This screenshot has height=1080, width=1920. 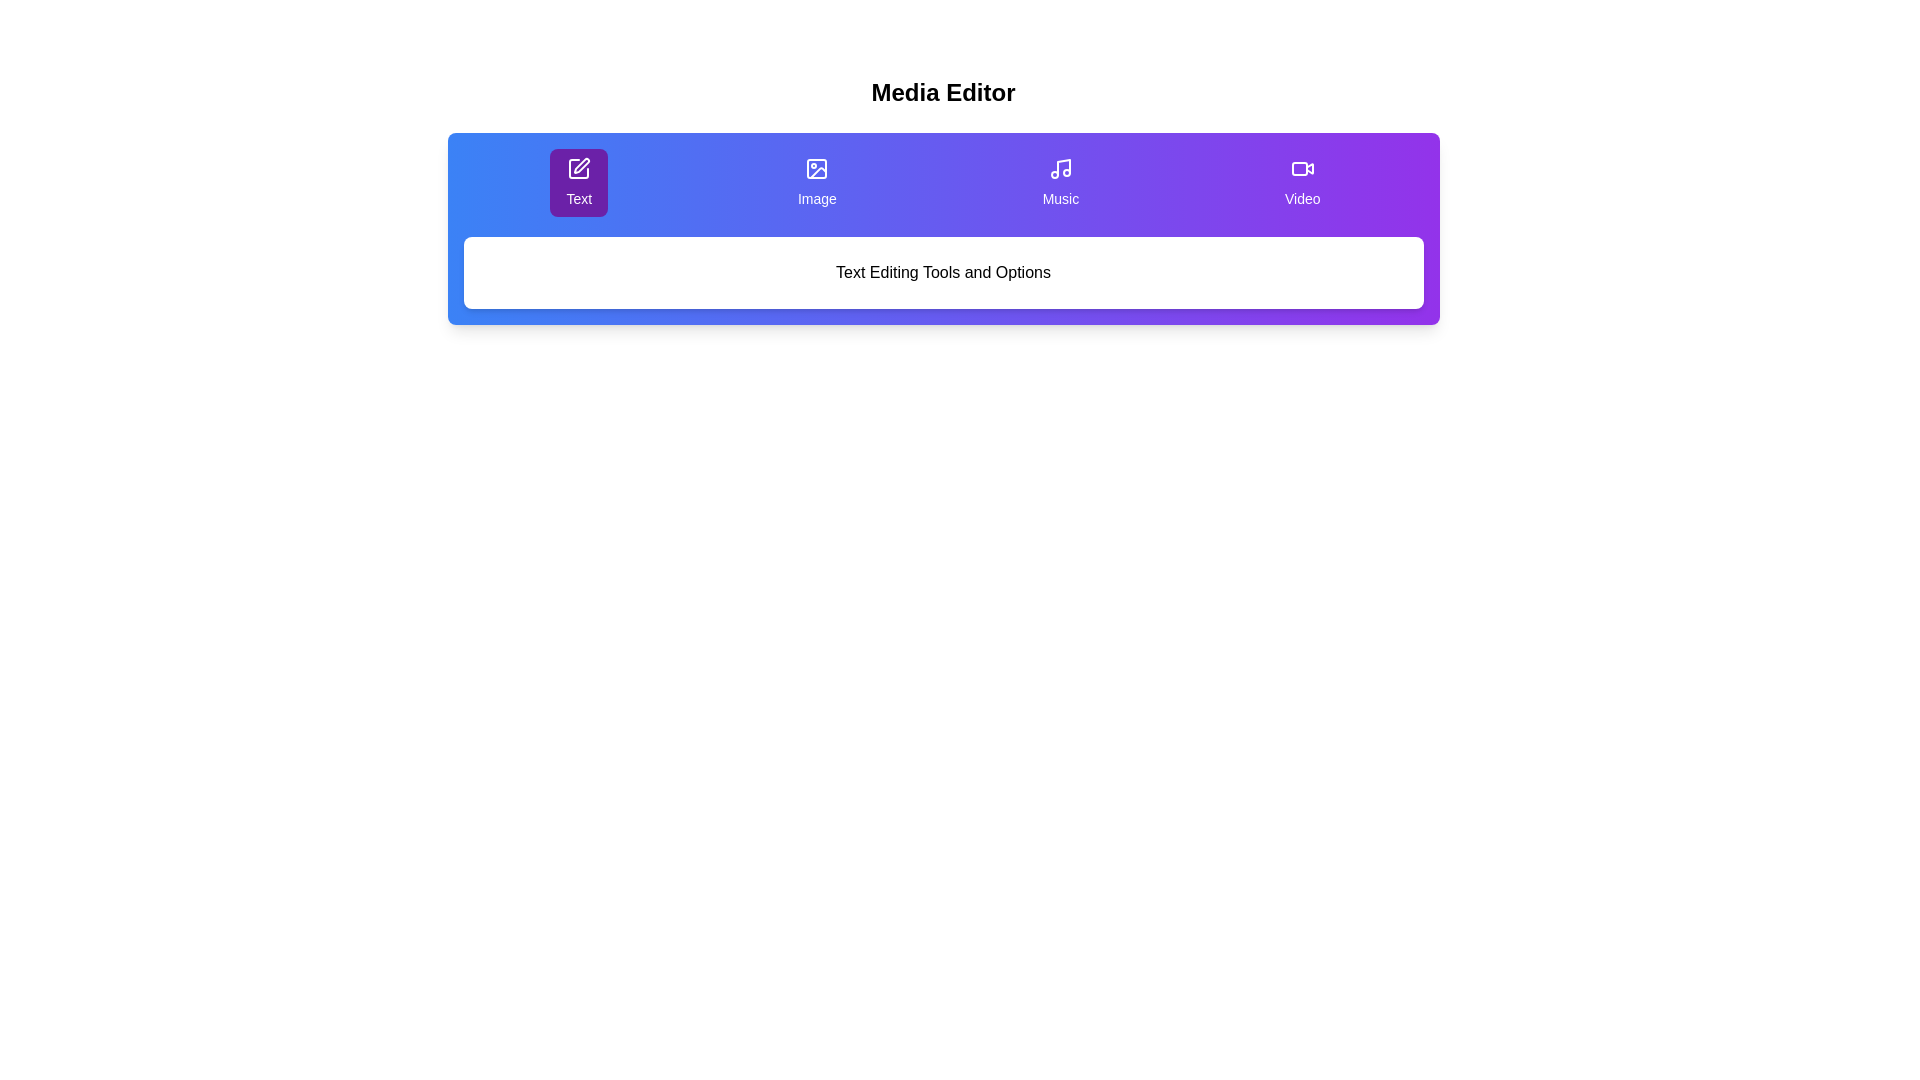 I want to click on the text label that reads 'Text' with a purple background, located at the bottom of a circular button in the horizontal menu bar, so click(x=578, y=199).